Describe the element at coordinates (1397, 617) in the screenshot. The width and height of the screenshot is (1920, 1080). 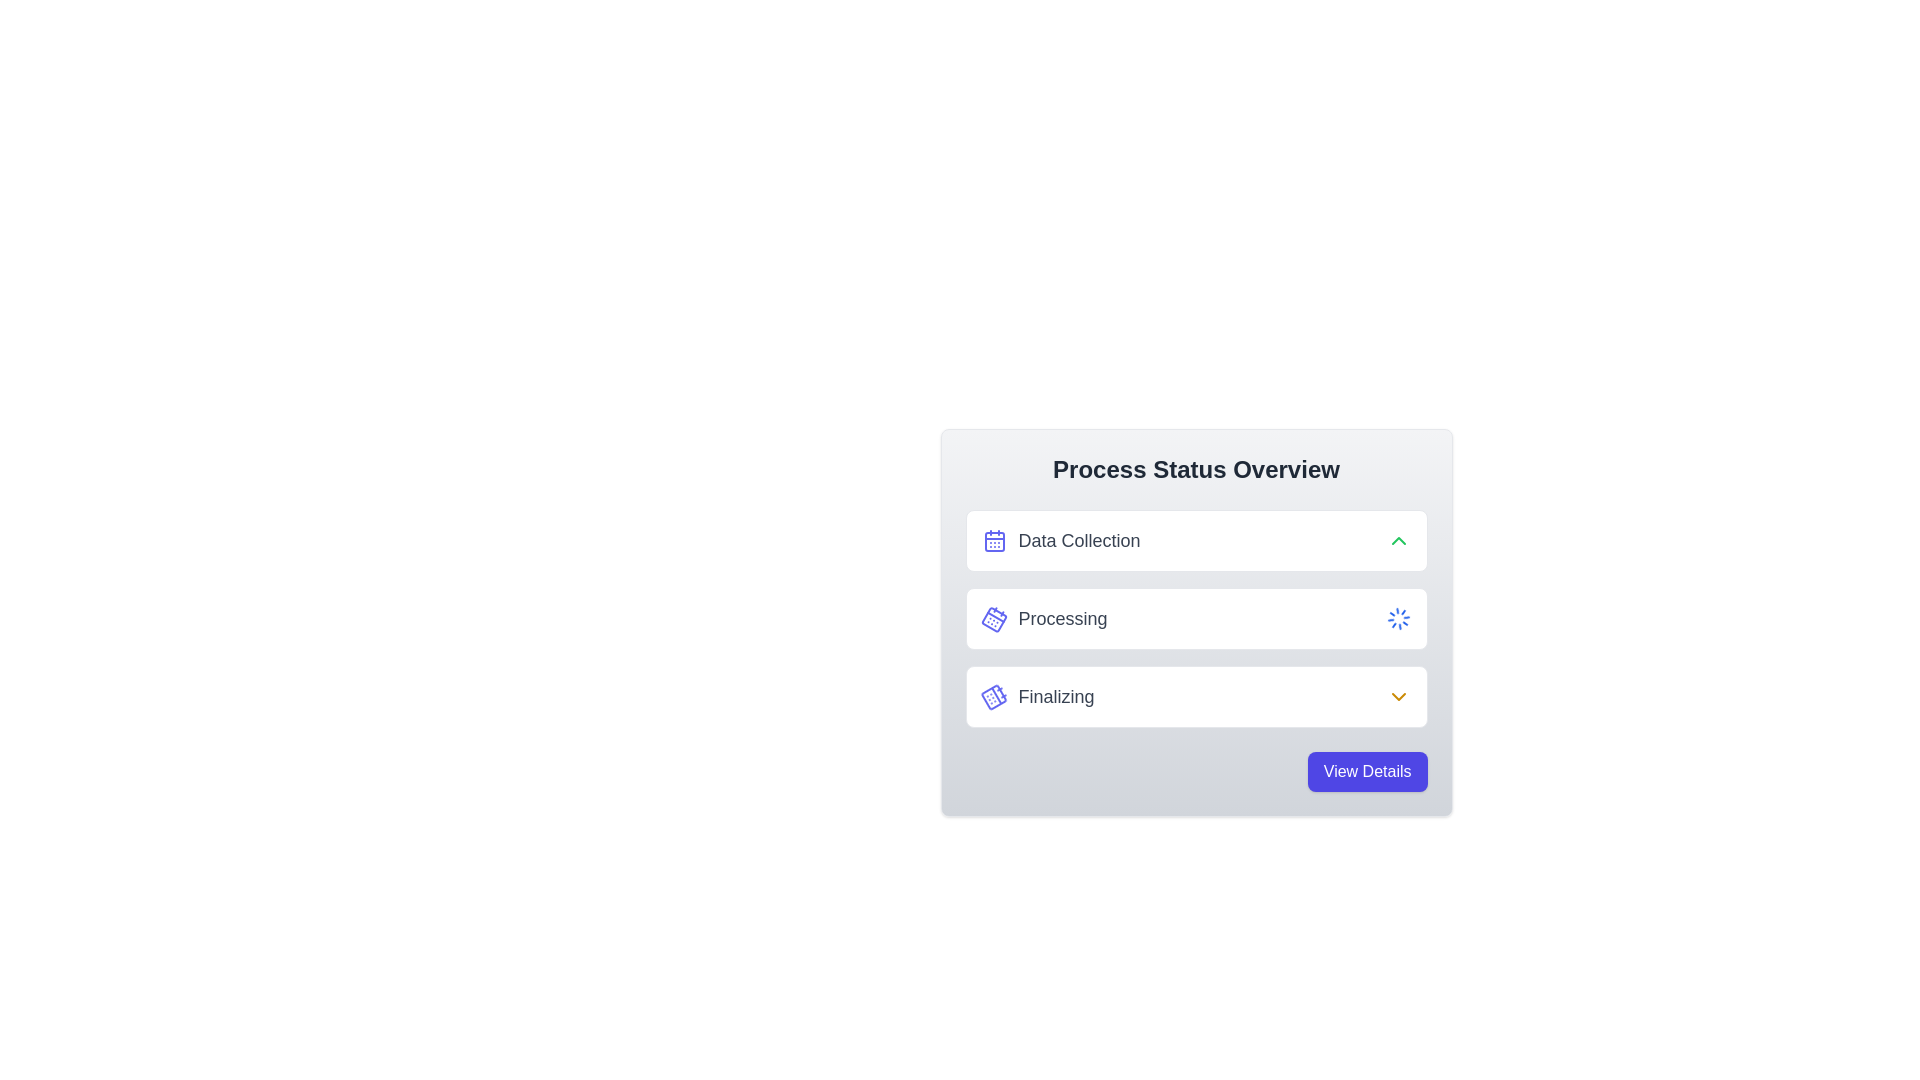
I see `the Spinner (loader animation) located at the far right of the row containing the 'Processing' text label to understand the active processing state` at that location.